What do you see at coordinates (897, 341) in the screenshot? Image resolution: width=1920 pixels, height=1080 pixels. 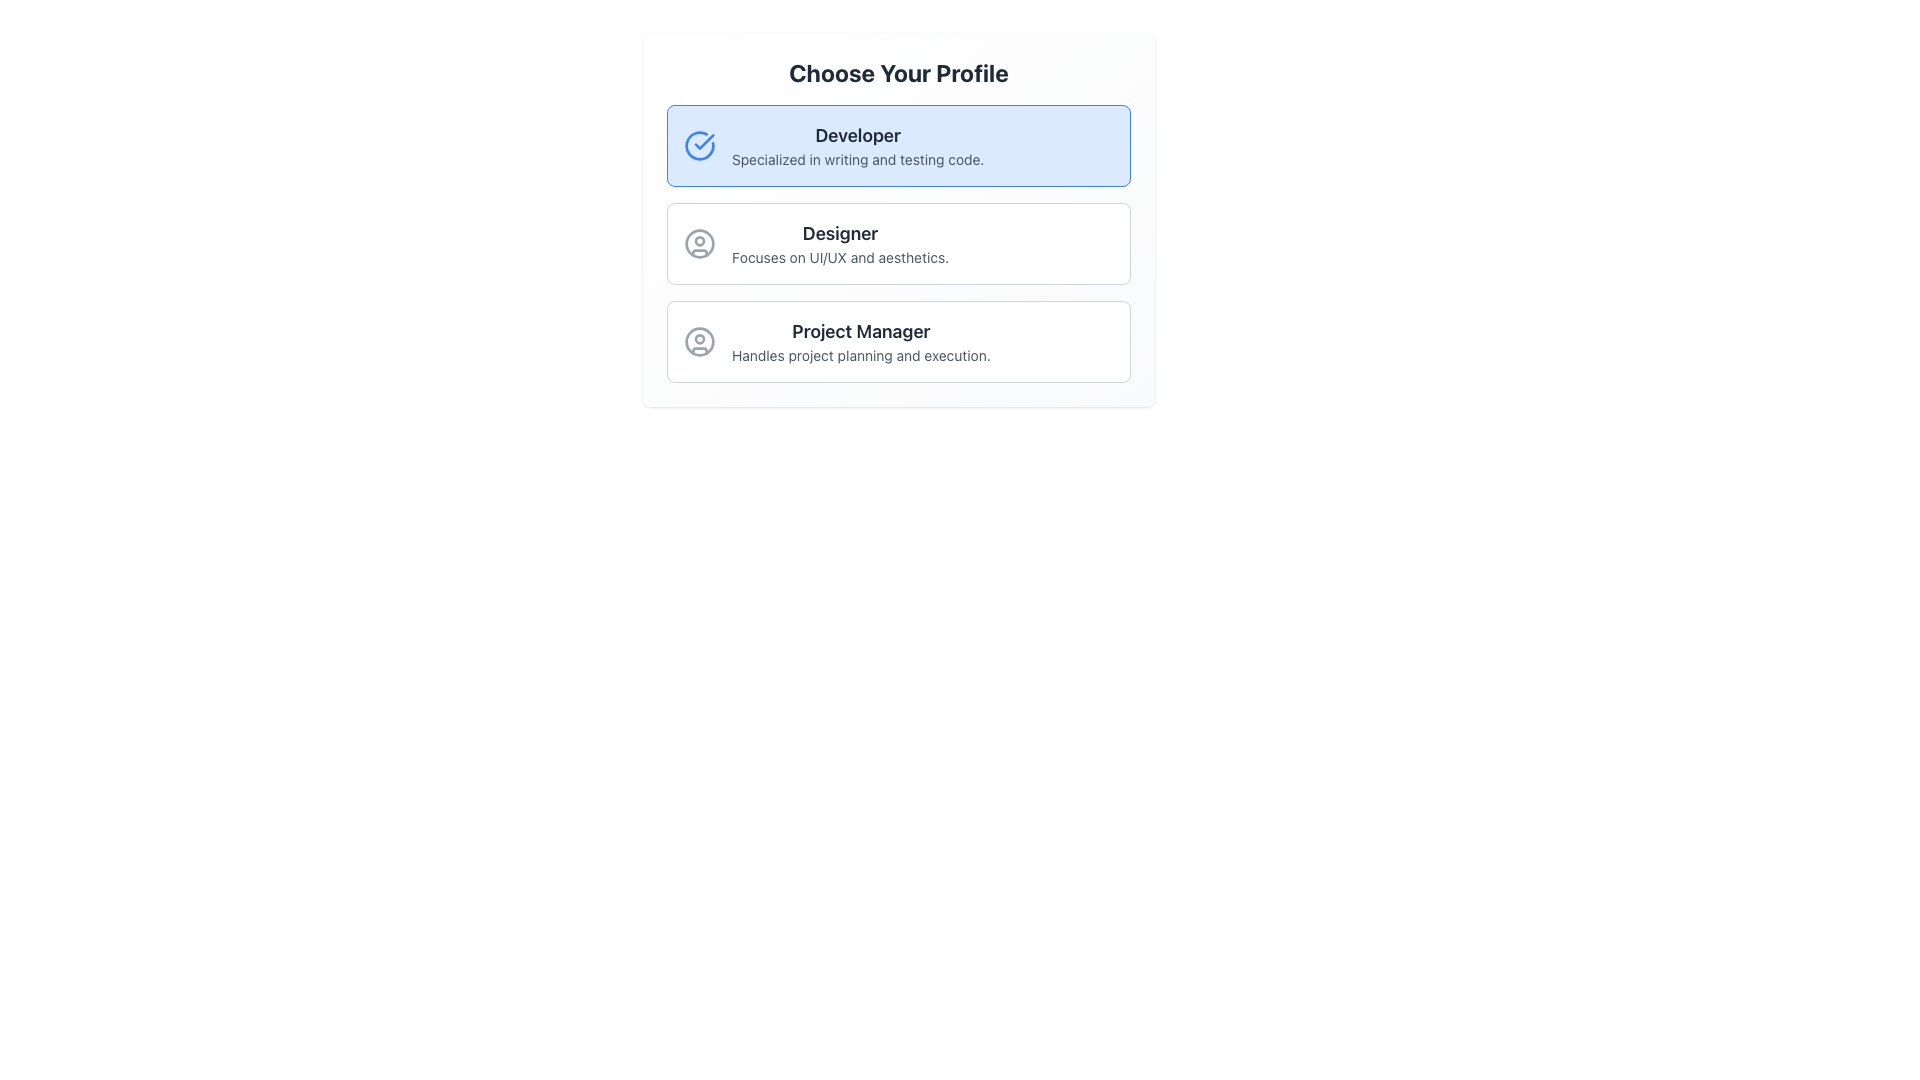 I see `the 'Project Manager' button, which is the third card in a vertical list of cards, positioned below the 'Designer' card` at bounding box center [897, 341].